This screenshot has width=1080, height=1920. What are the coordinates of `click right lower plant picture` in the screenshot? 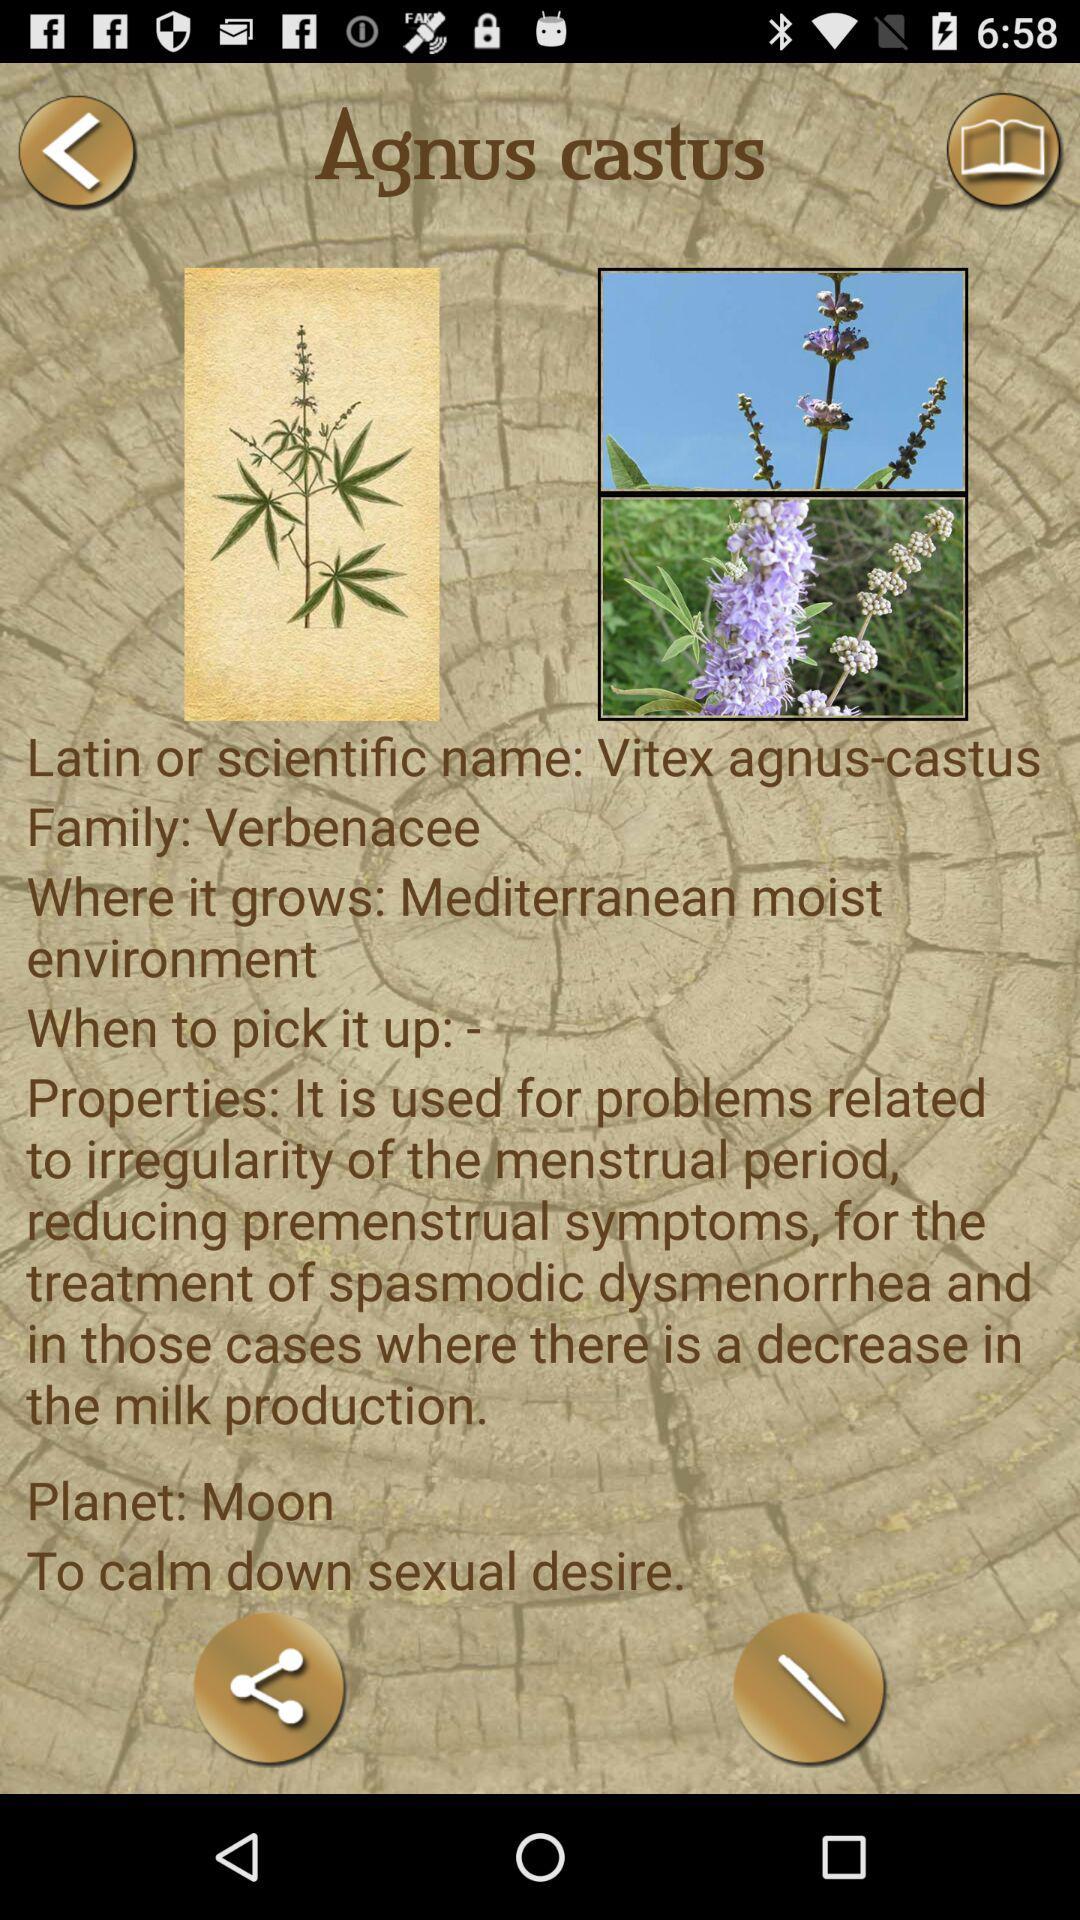 It's located at (782, 606).